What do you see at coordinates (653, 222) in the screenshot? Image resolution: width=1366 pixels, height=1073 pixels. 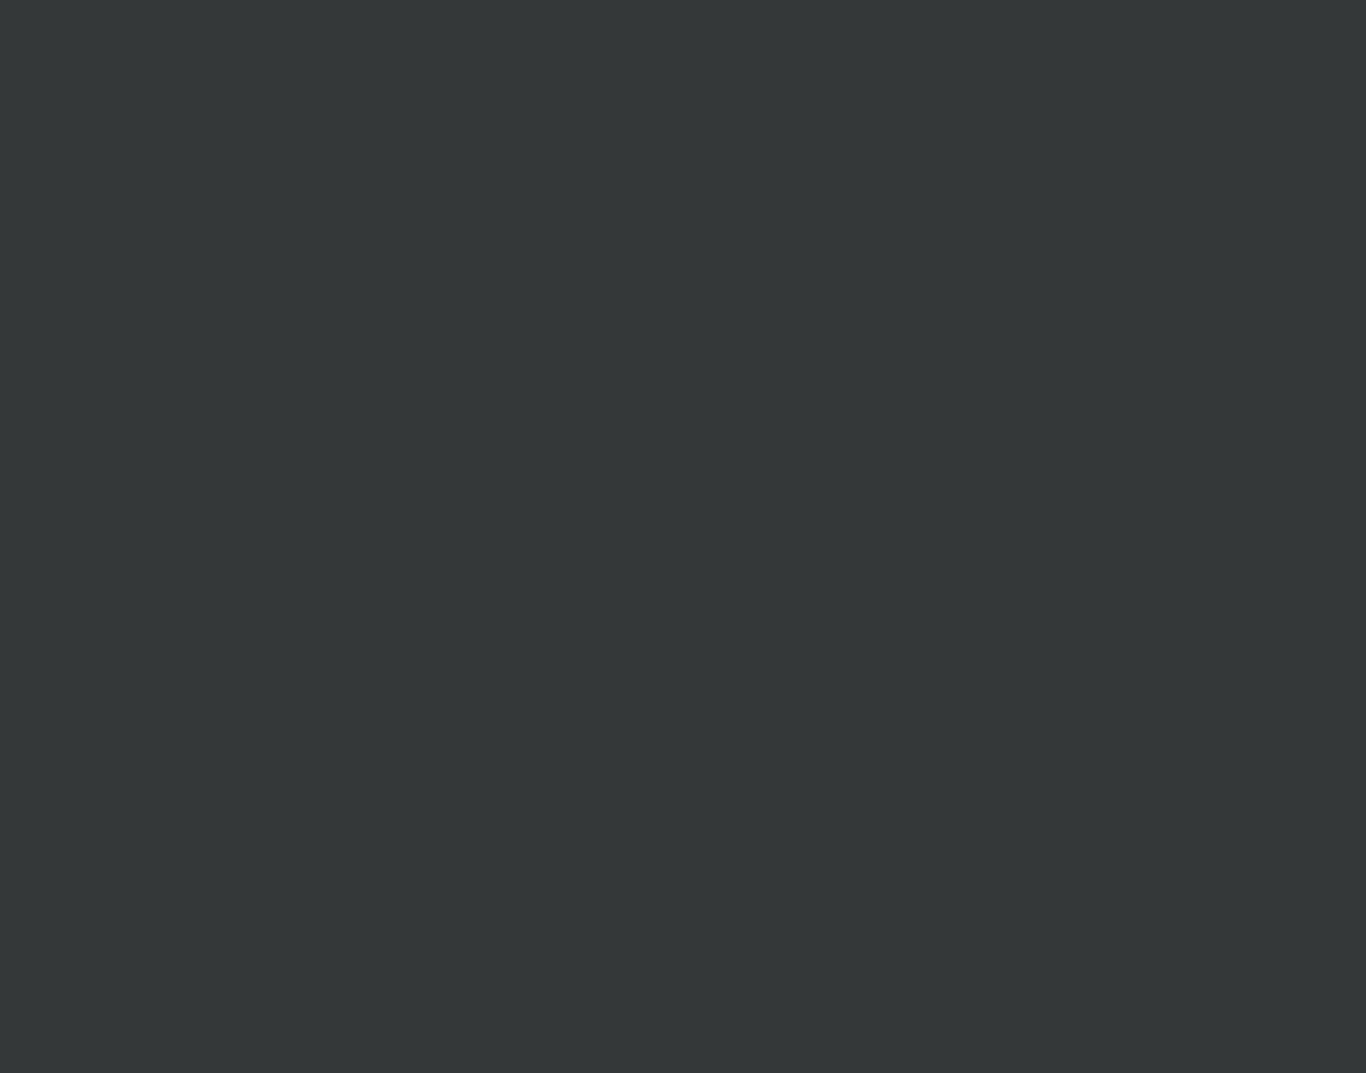 I see `'readers advisory'` at bounding box center [653, 222].